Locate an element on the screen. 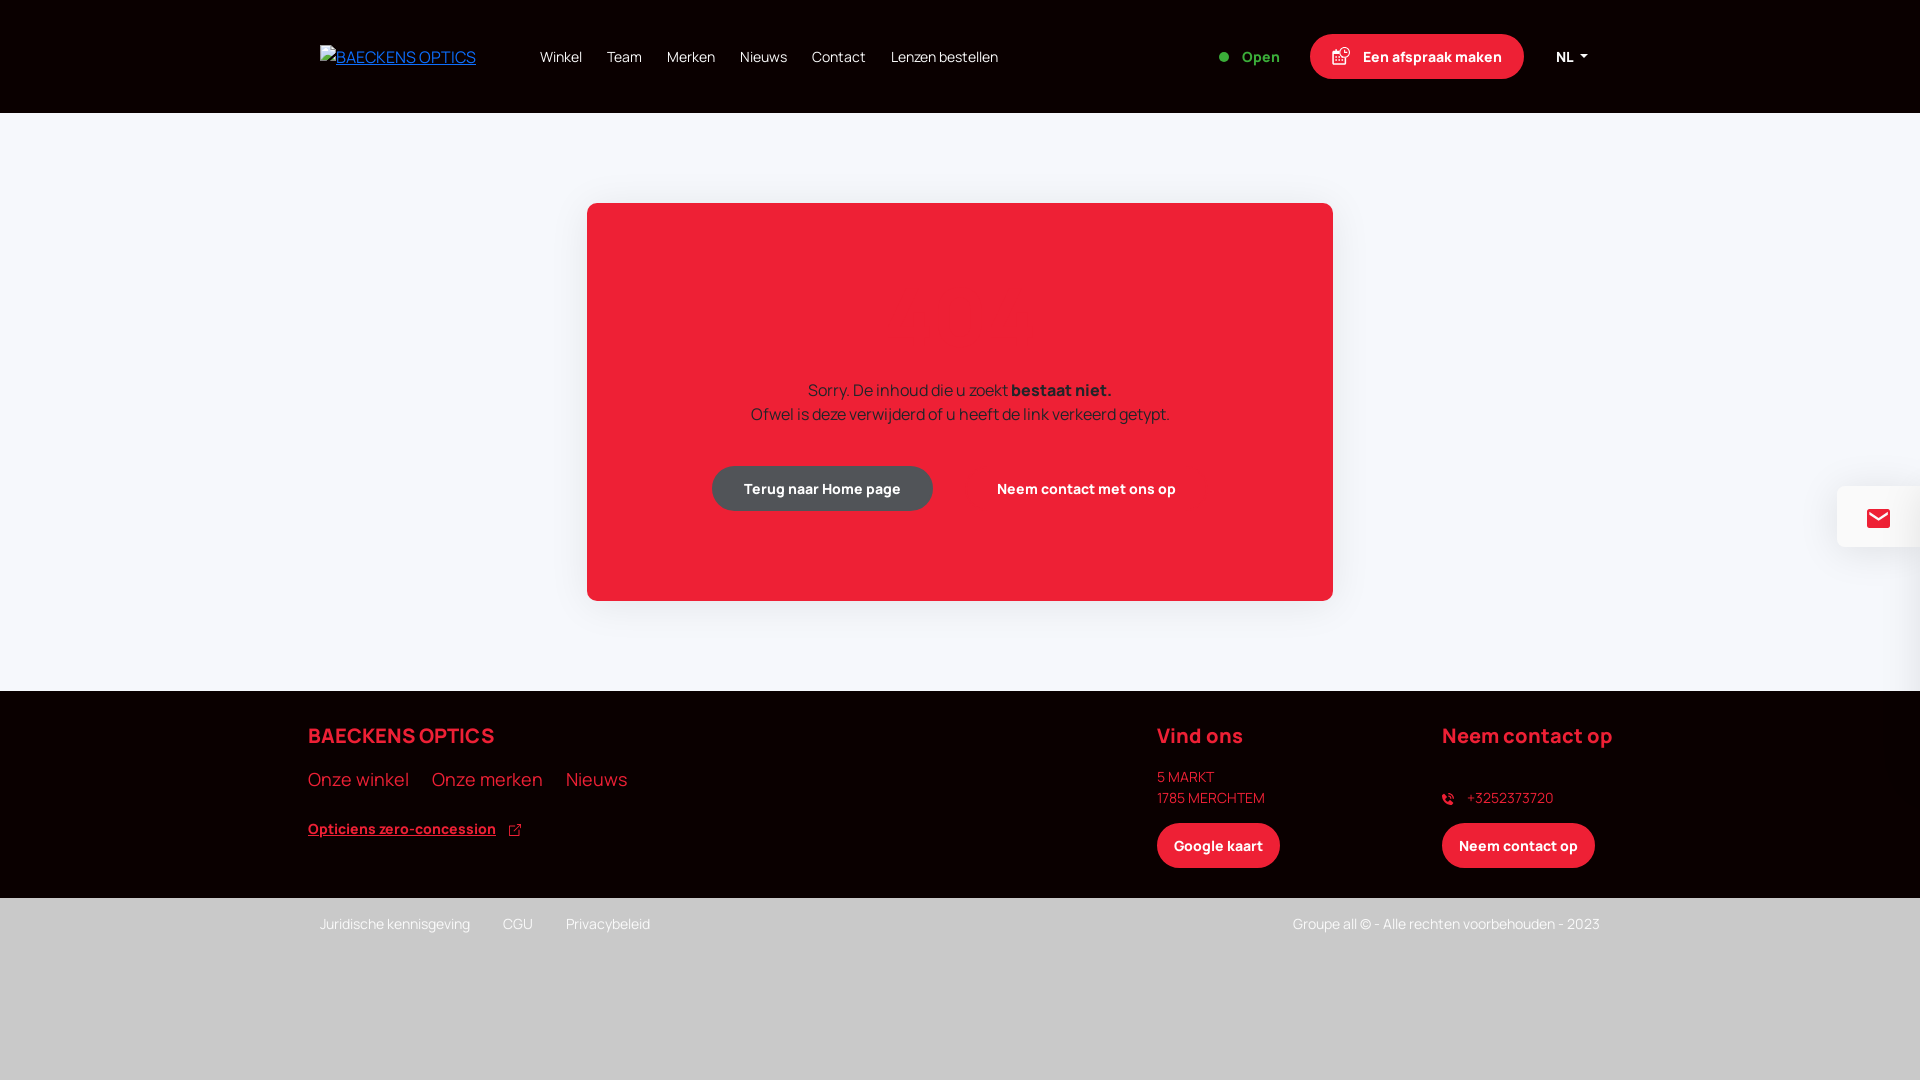  'Terug naar Home page' is located at coordinates (822, 488).